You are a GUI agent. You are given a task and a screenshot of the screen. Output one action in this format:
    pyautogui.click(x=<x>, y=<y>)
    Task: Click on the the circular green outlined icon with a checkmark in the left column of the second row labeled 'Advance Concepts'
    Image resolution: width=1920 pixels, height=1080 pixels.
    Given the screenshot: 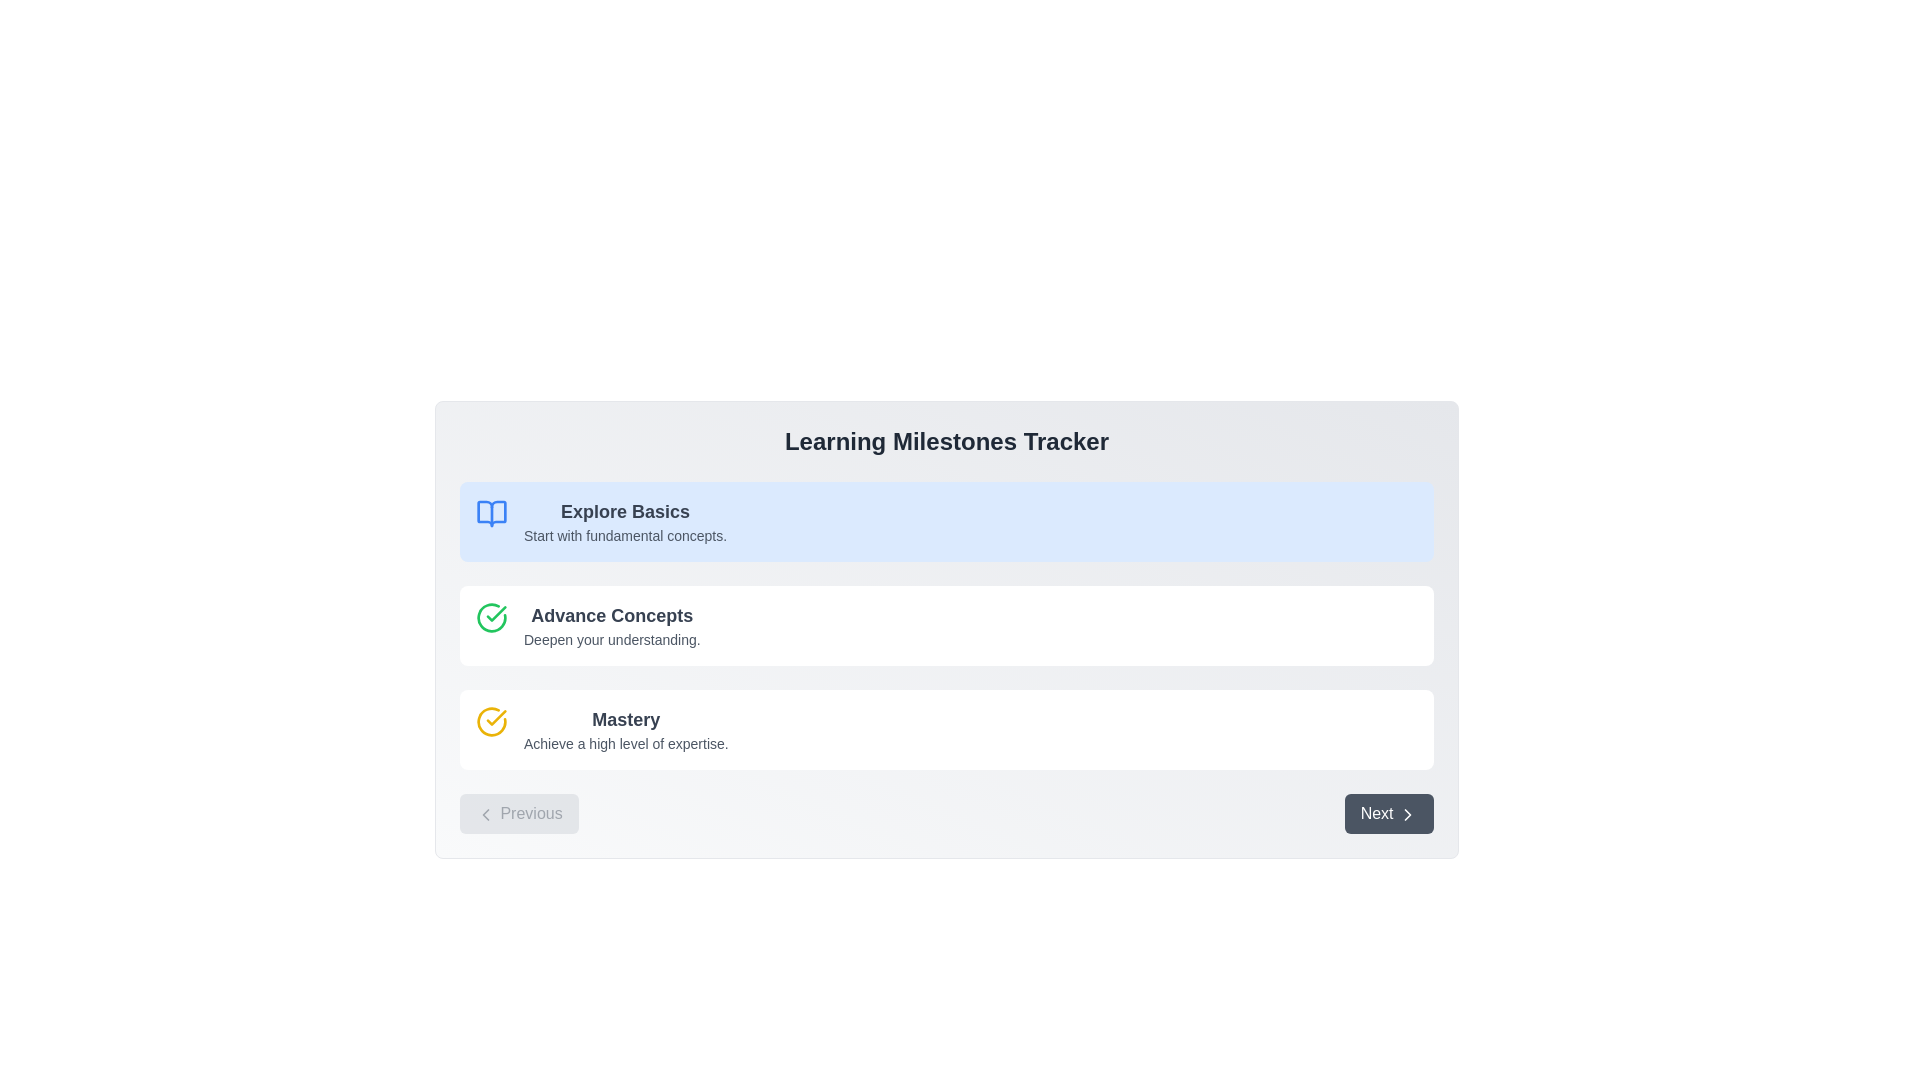 What is the action you would take?
    pyautogui.click(x=491, y=616)
    